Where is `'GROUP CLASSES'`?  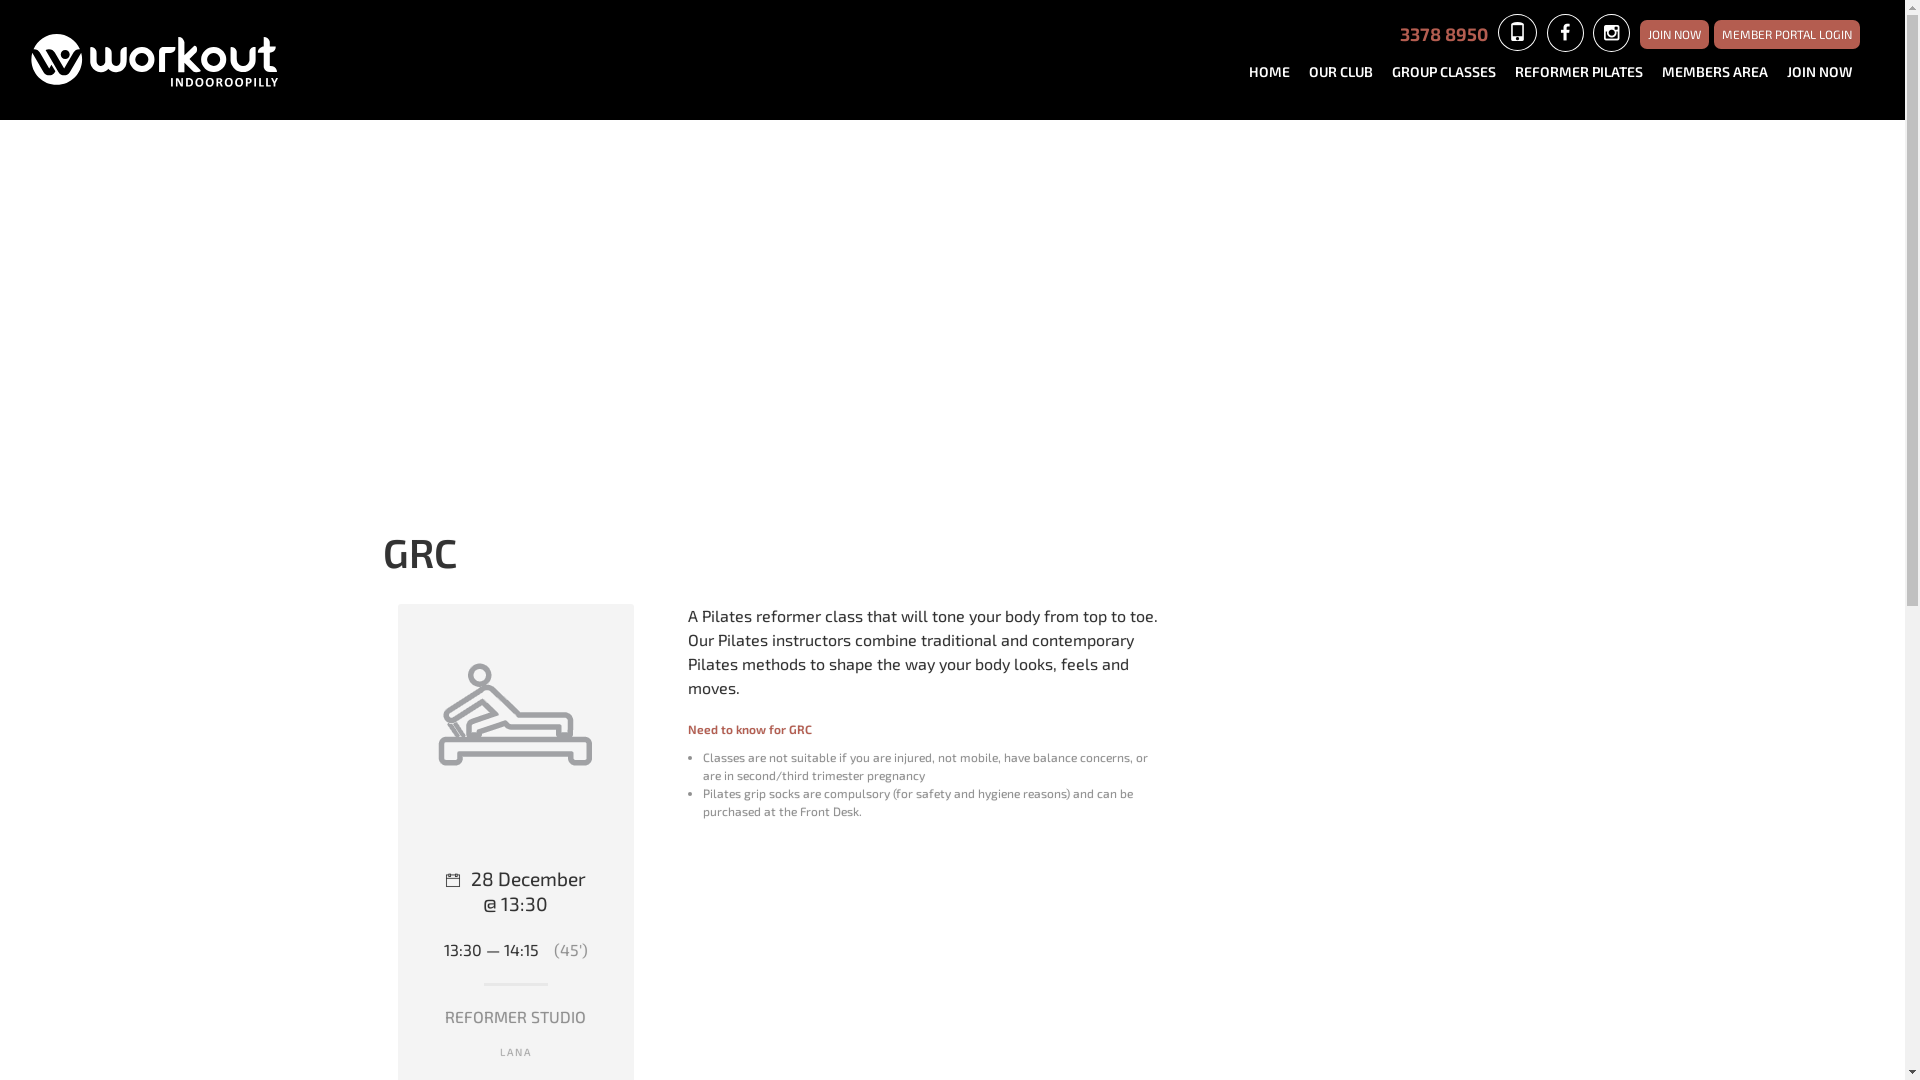
'GROUP CLASSES' is located at coordinates (1451, 71).